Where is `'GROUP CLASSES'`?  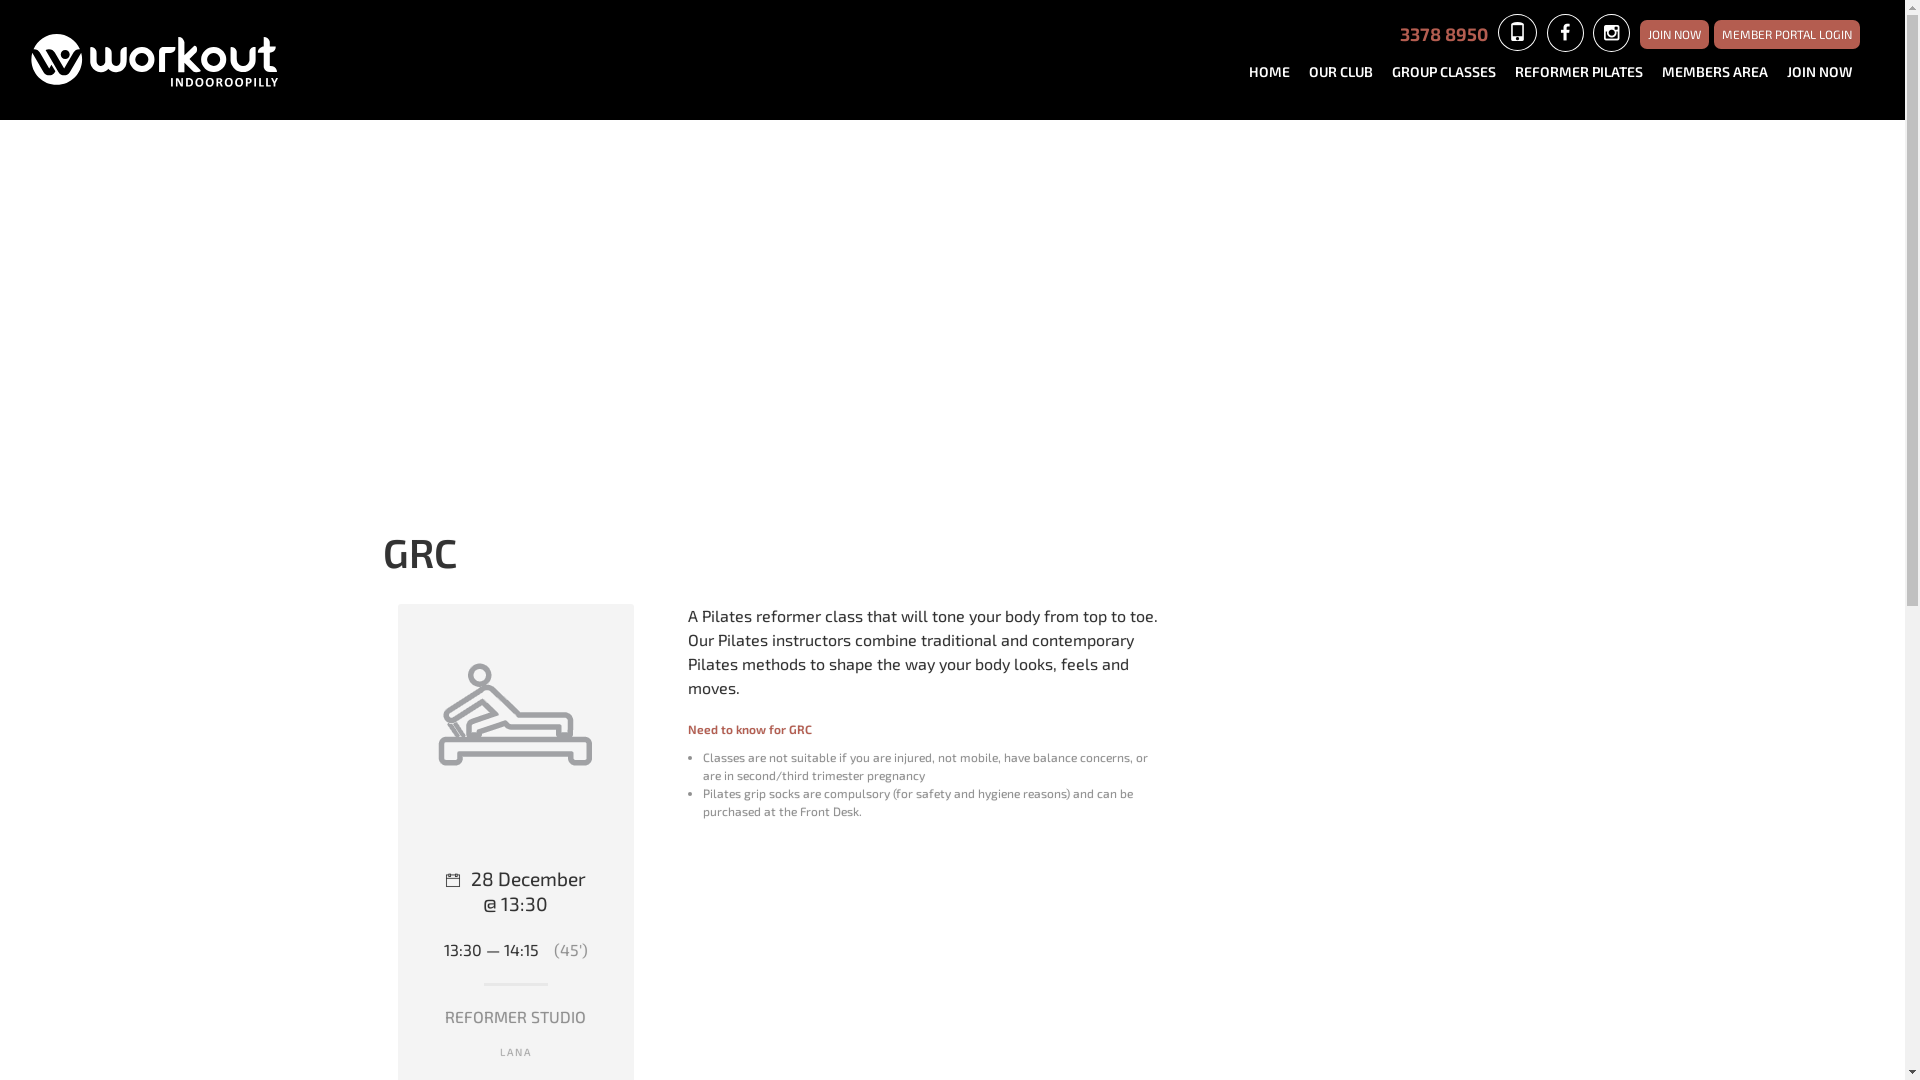
'GROUP CLASSES' is located at coordinates (1451, 71).